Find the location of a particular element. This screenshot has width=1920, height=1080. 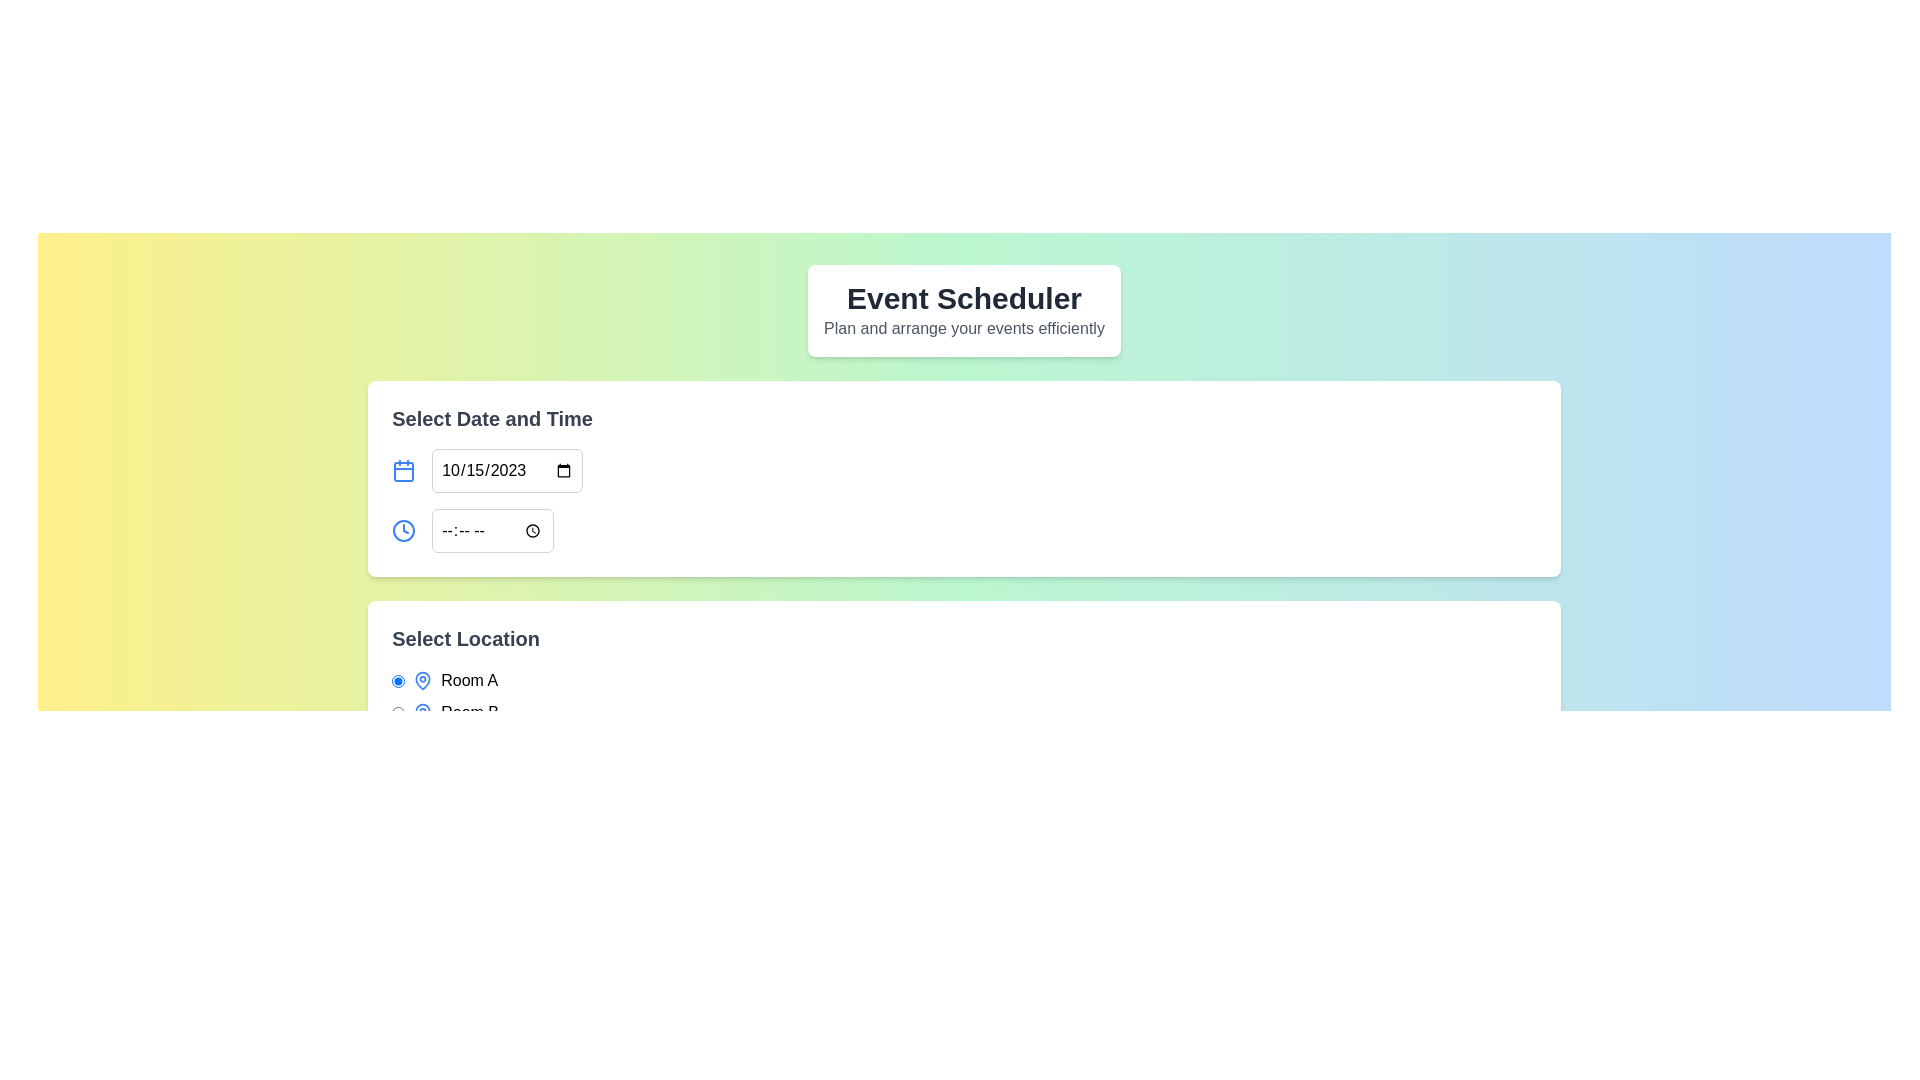

the text label displaying 'Plan and arrange your events efficiently' which is located directly below the 'Event Scheduler' header is located at coordinates (964, 327).